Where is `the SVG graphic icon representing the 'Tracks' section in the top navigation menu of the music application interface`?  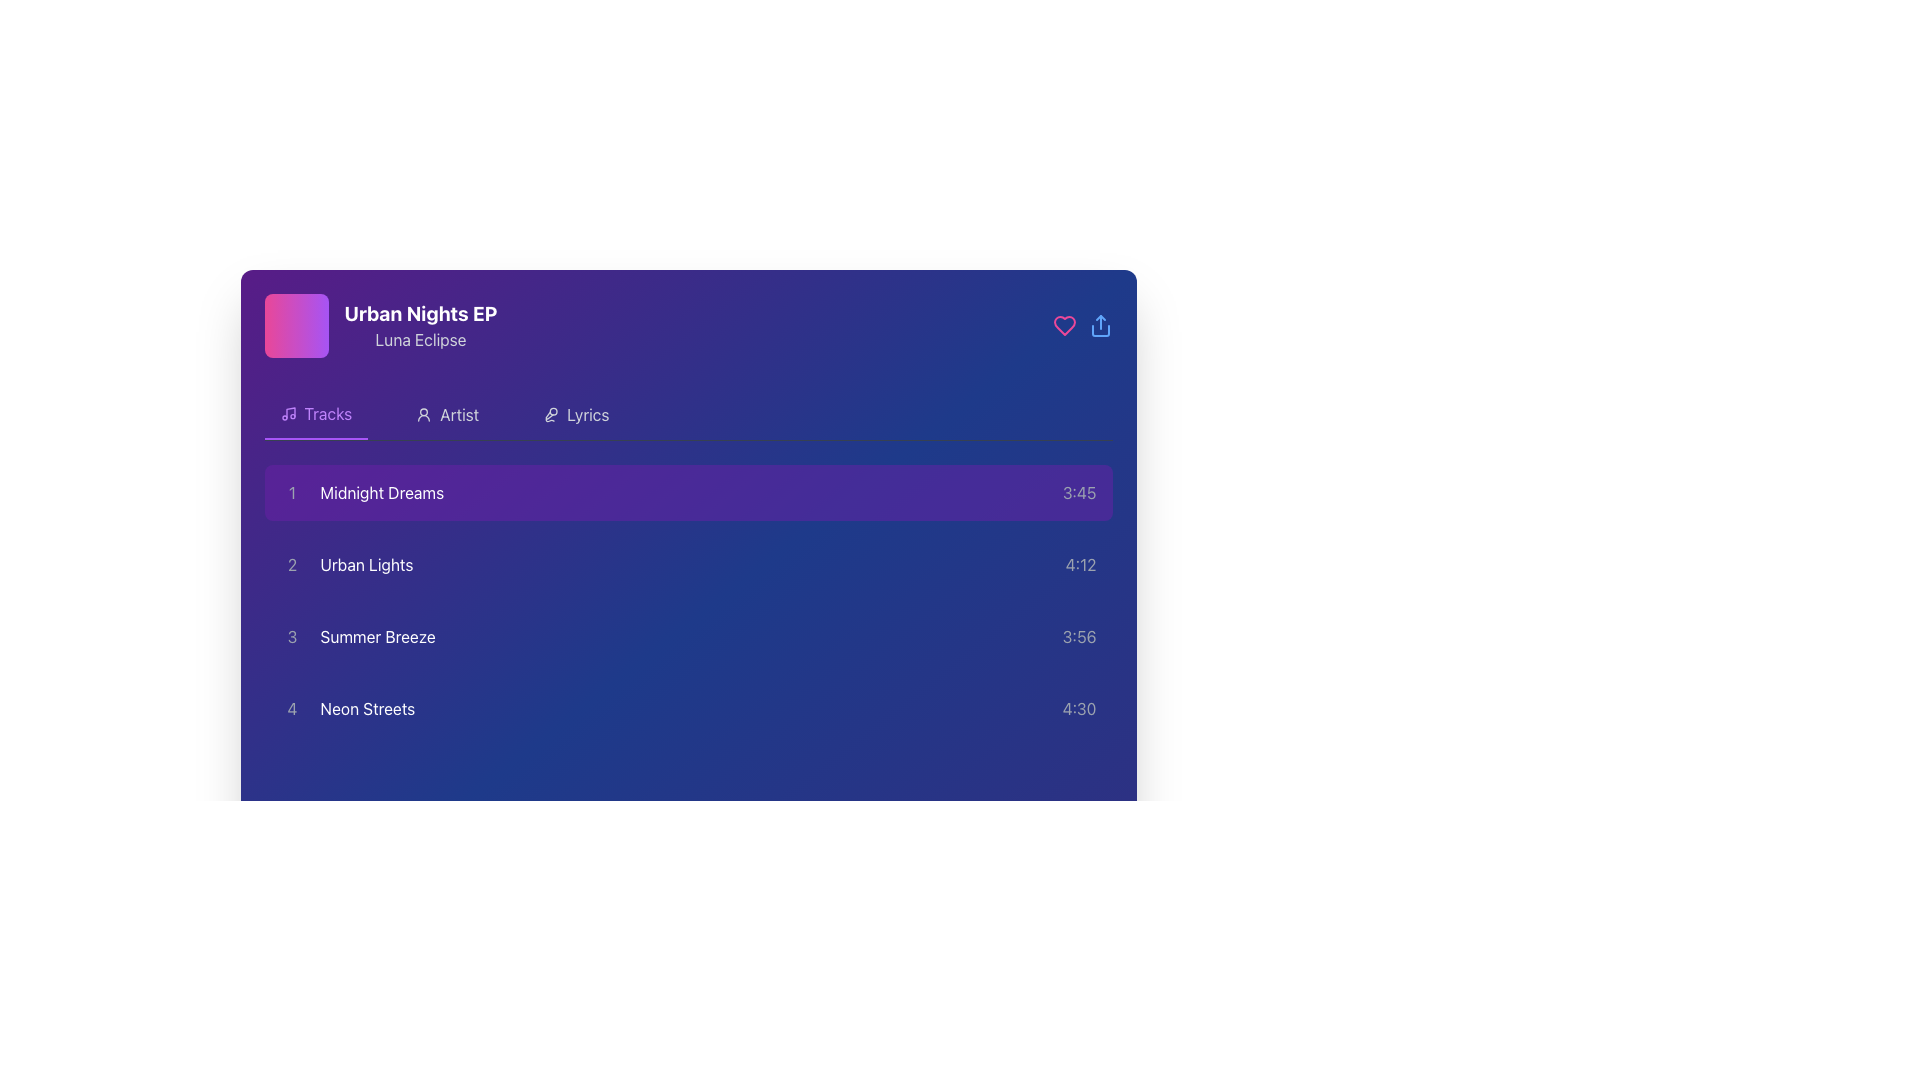
the SVG graphic icon representing the 'Tracks' section in the top navigation menu of the music application interface is located at coordinates (287, 412).